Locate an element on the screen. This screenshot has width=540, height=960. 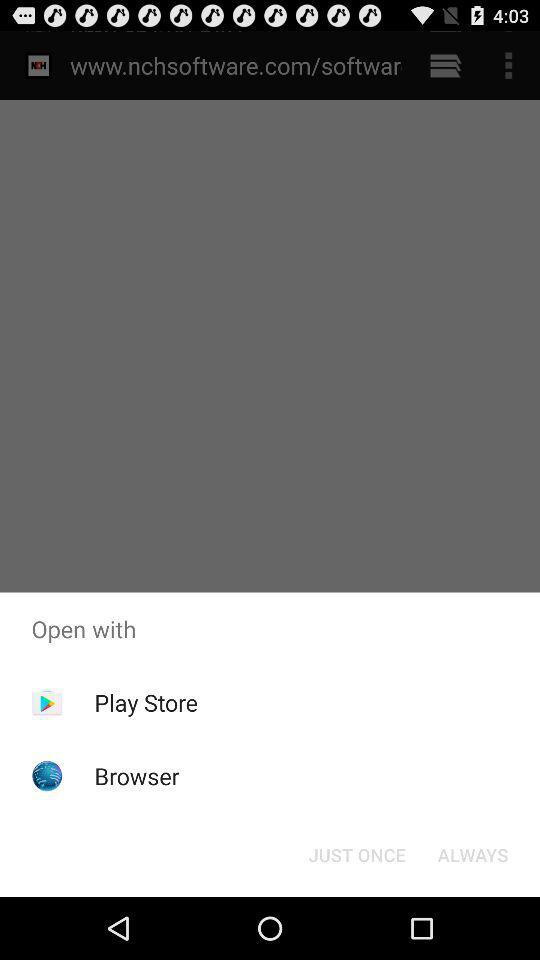
just once is located at coordinates (356, 853).